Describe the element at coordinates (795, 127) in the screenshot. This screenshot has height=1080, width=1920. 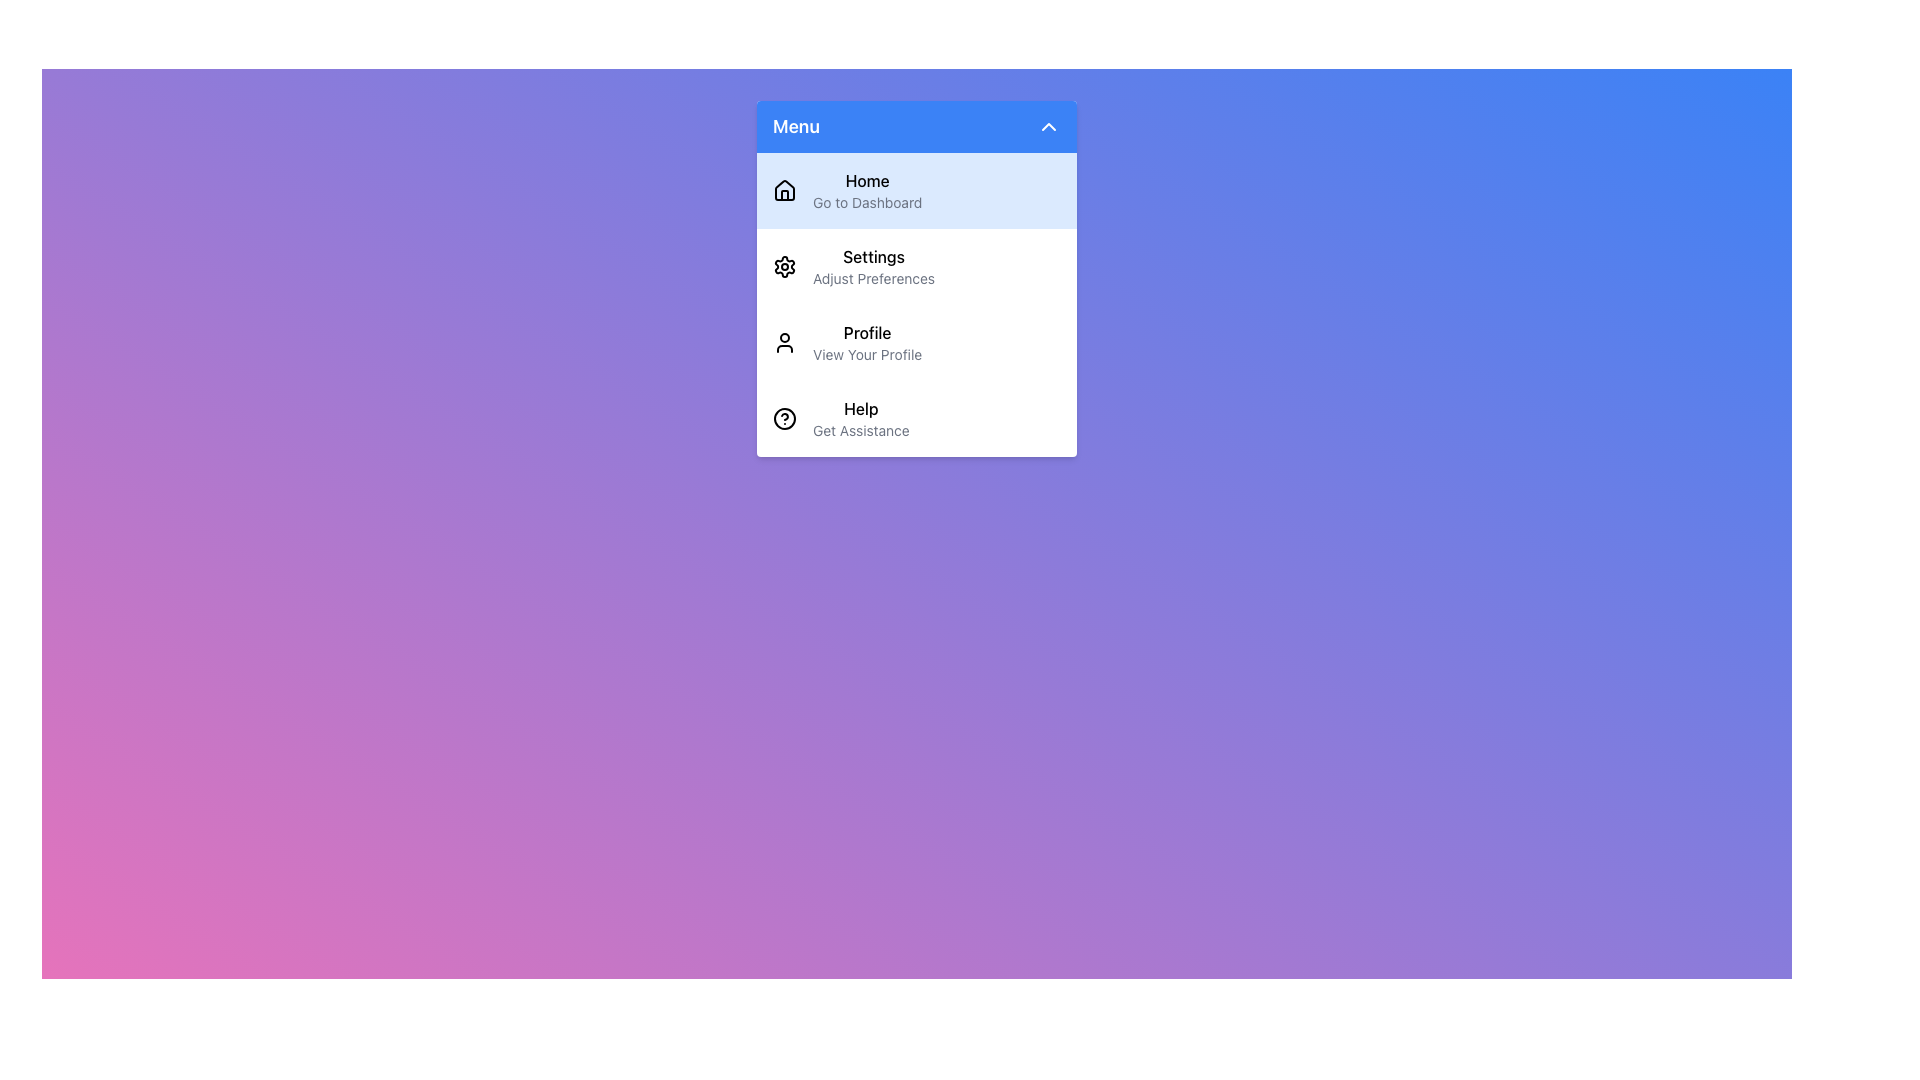
I see `'Menu' text label located at the top-left corner of the dropdown menu header, styled in bold font and positioned next to a chevron icon` at that location.